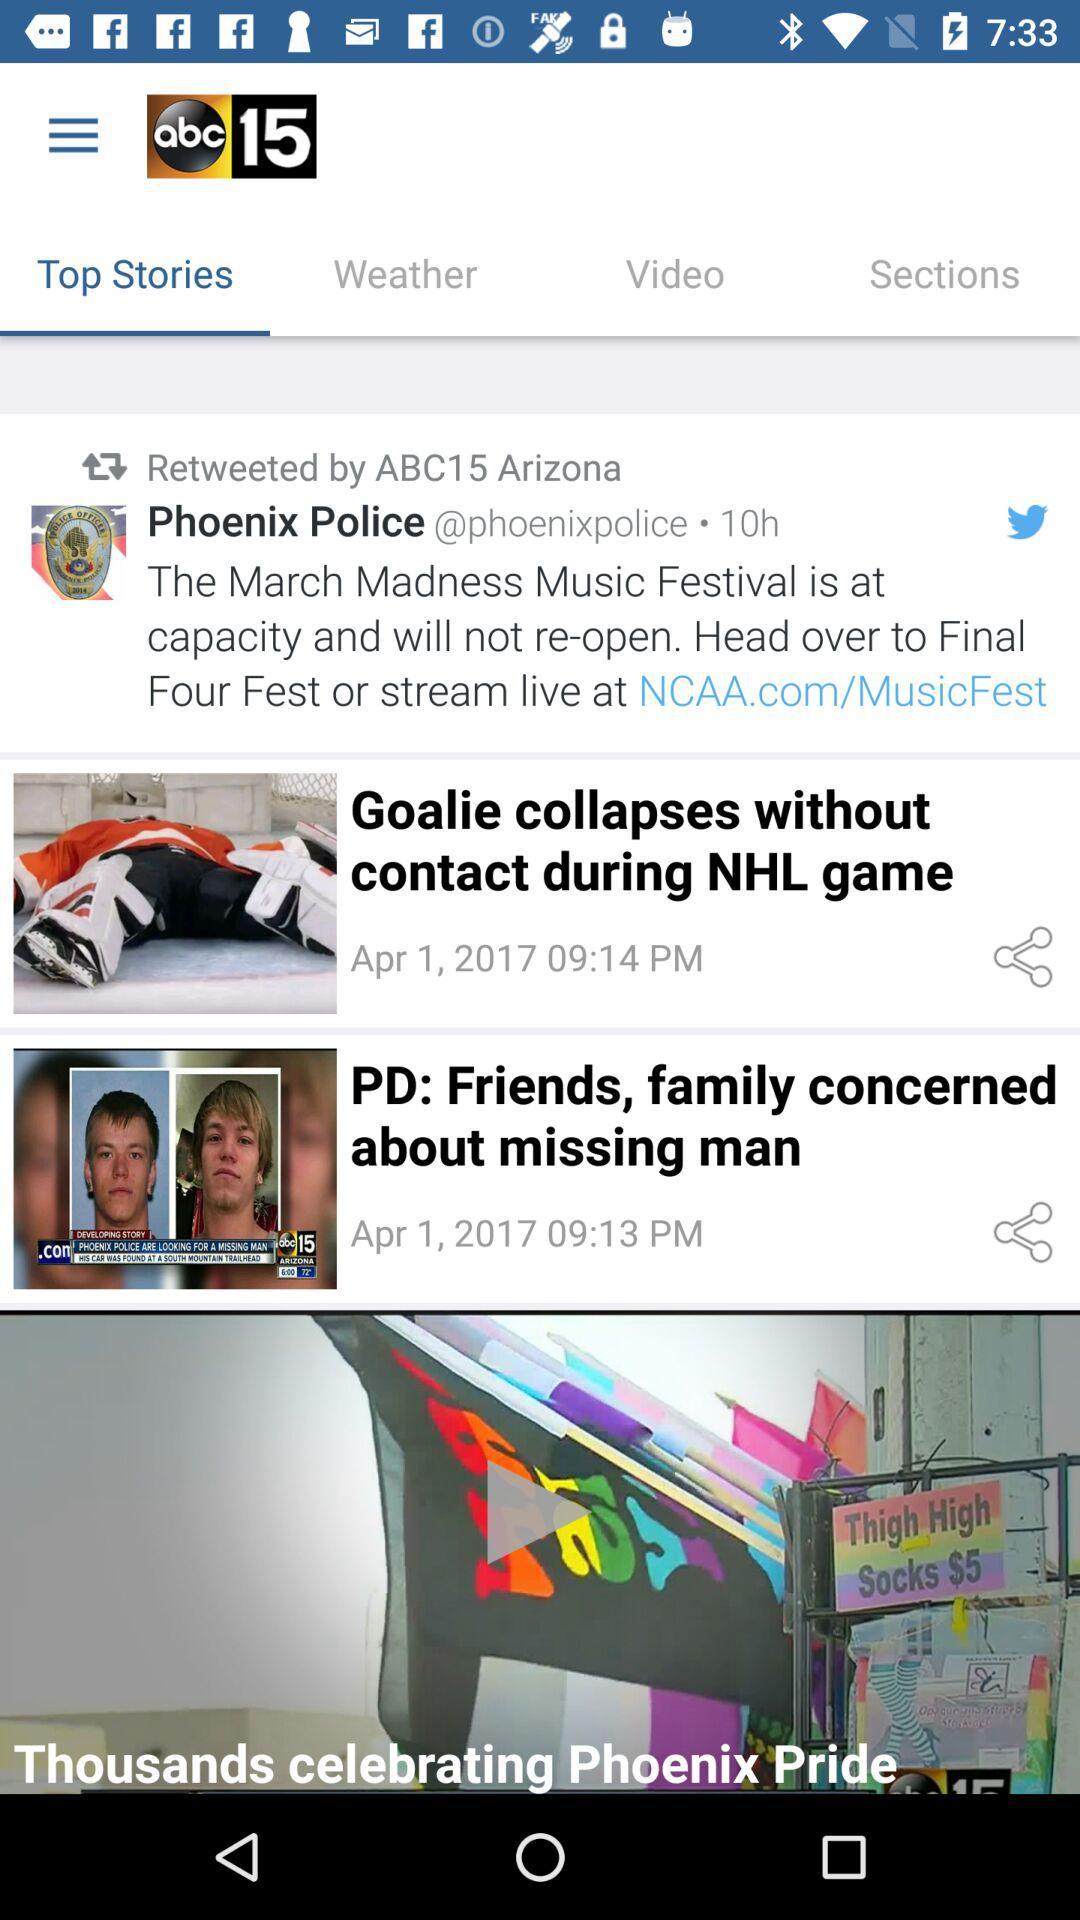 The width and height of the screenshot is (1080, 1920). Describe the element at coordinates (540, 1551) in the screenshot. I see `a video` at that location.